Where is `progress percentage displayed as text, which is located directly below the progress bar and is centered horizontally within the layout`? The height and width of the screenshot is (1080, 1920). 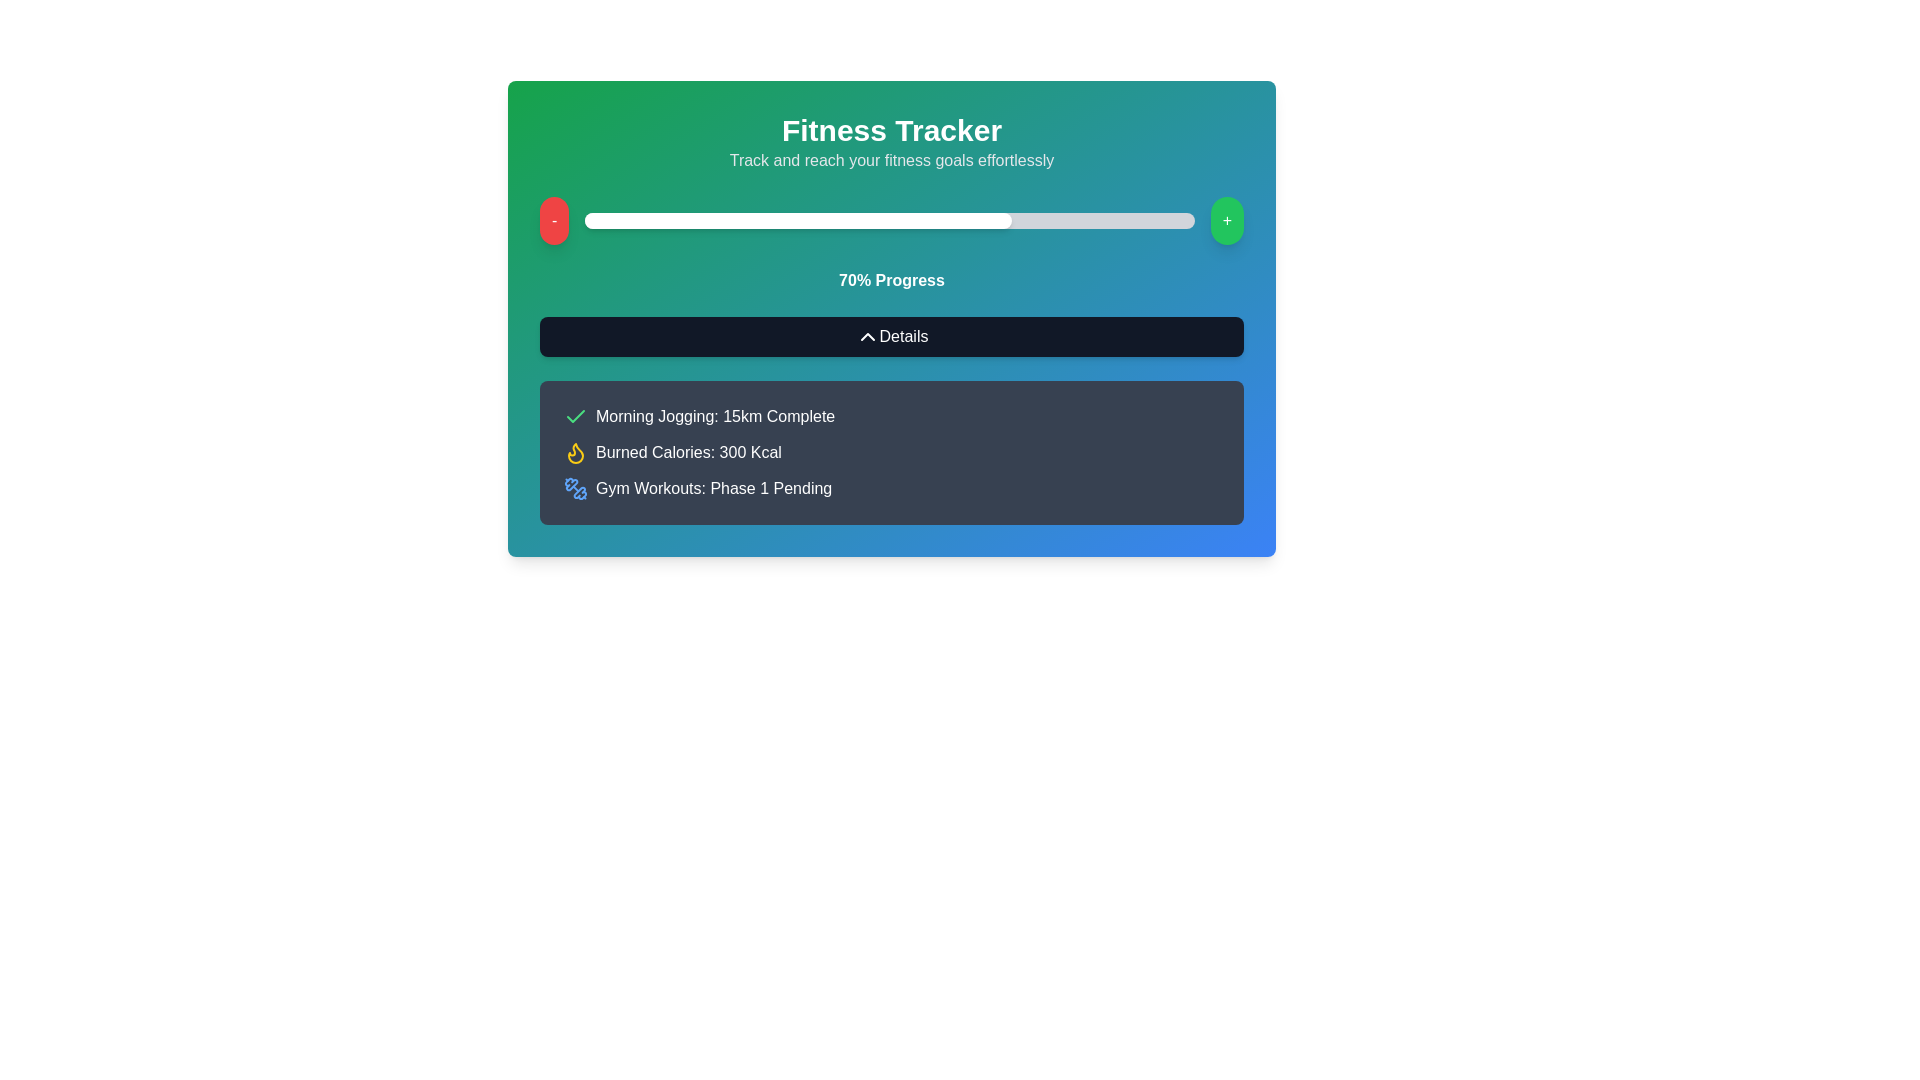 progress percentage displayed as text, which is located directly below the progress bar and is centered horizontally within the layout is located at coordinates (891, 281).